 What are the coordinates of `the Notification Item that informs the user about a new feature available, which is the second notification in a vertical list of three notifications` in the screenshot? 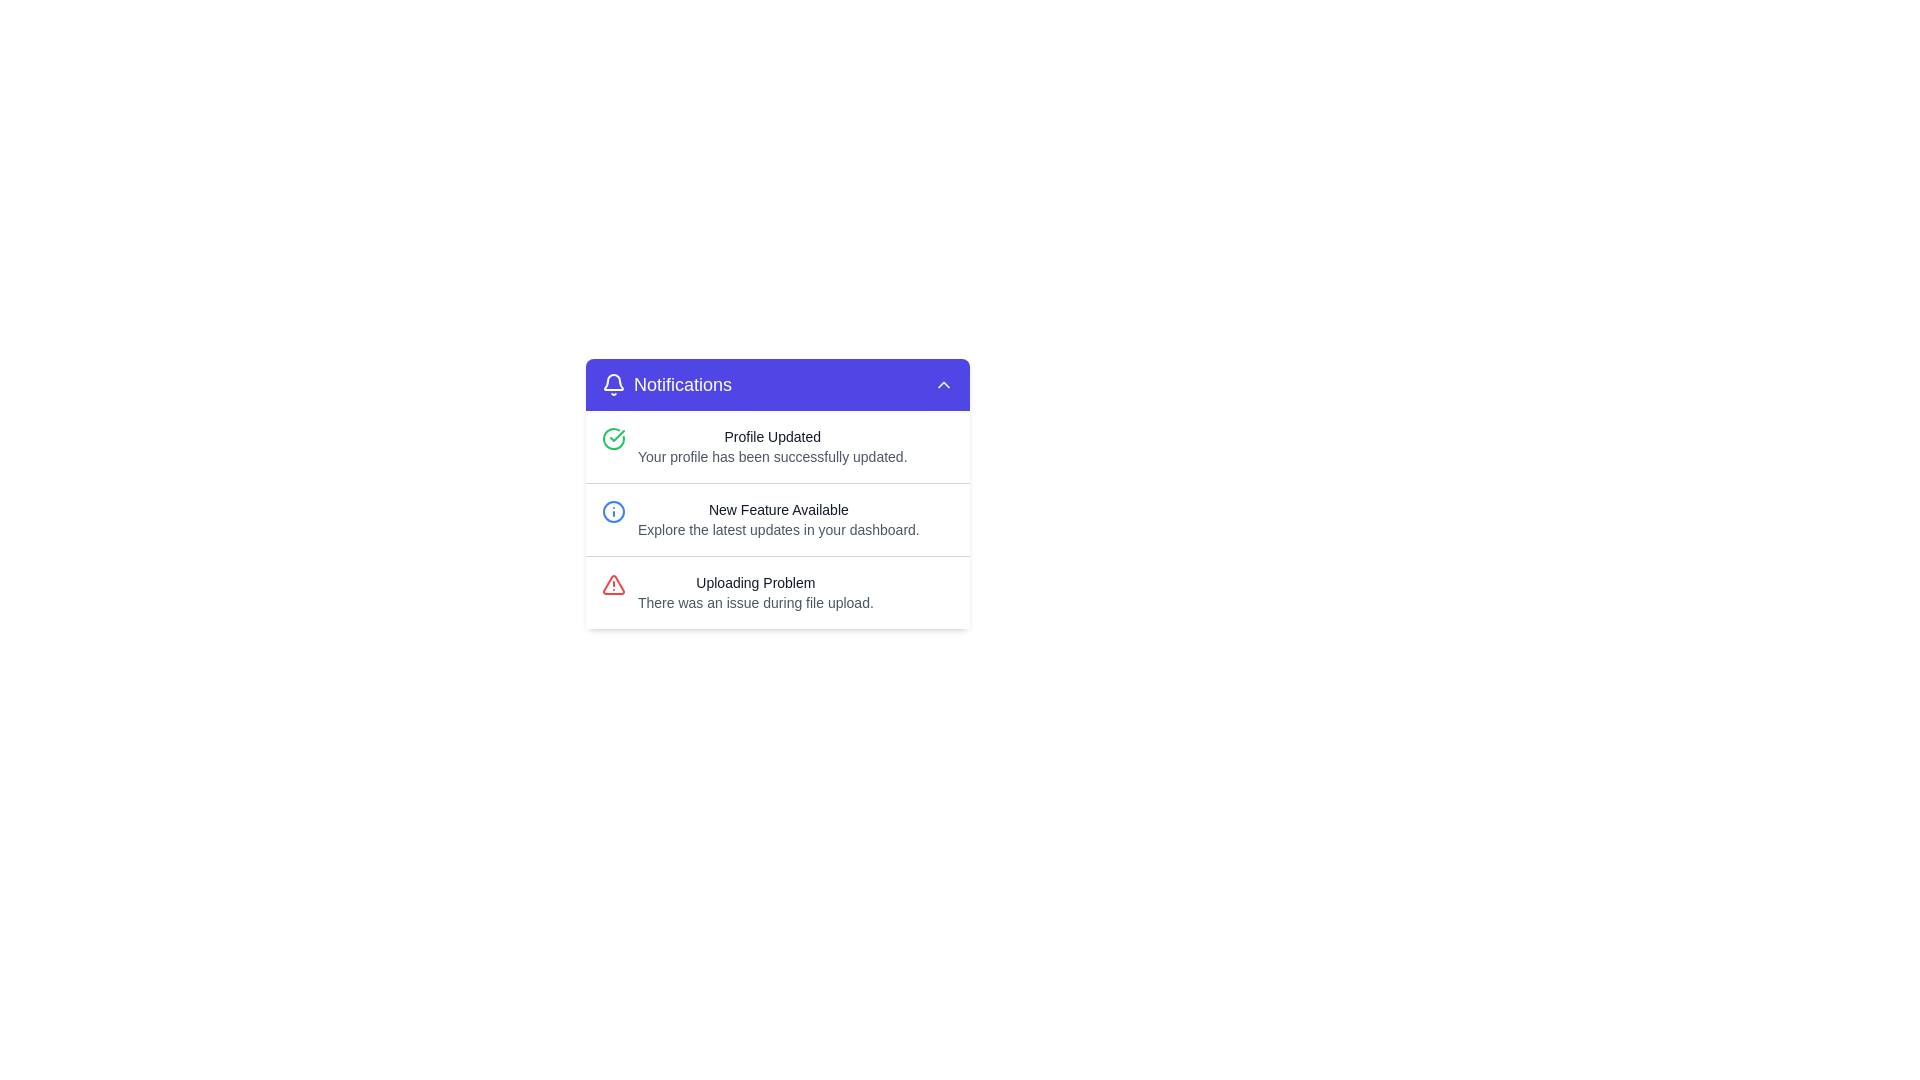 It's located at (776, 518).